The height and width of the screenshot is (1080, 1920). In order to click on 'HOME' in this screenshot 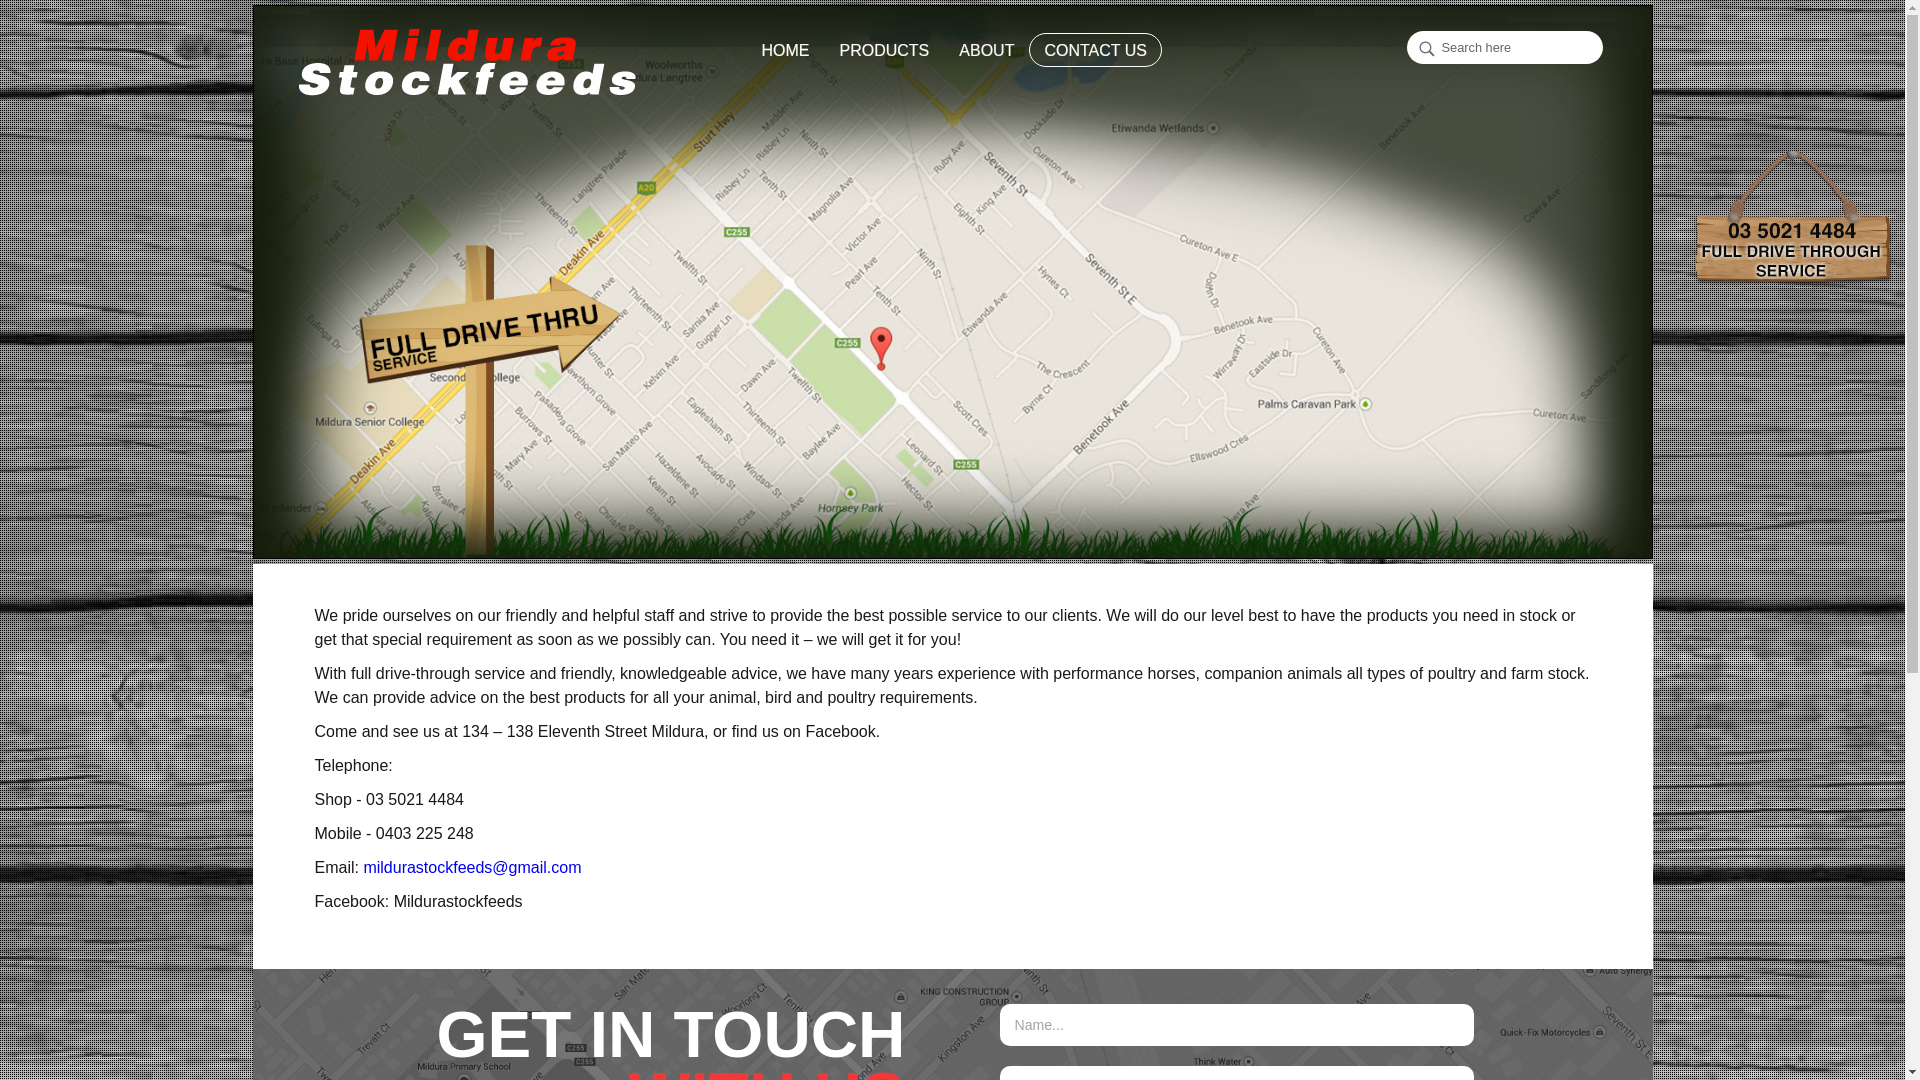, I will do `click(785, 49)`.